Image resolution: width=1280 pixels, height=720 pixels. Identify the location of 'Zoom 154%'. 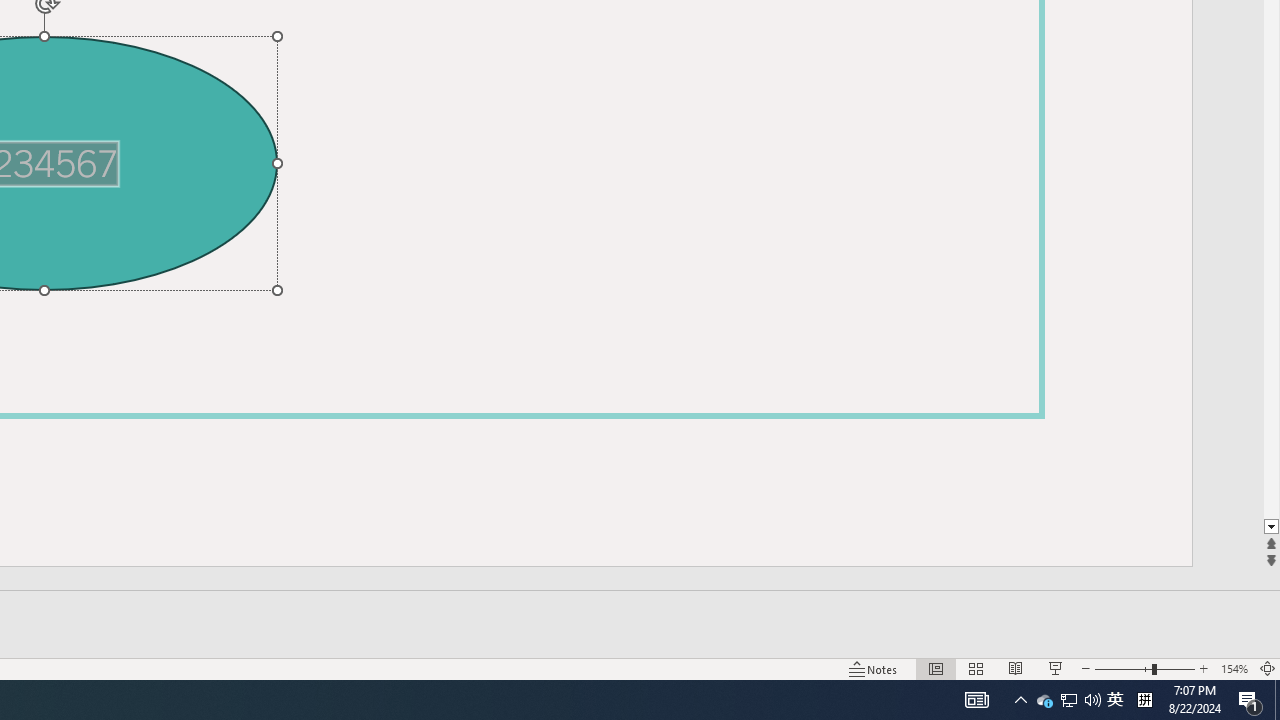
(1233, 669).